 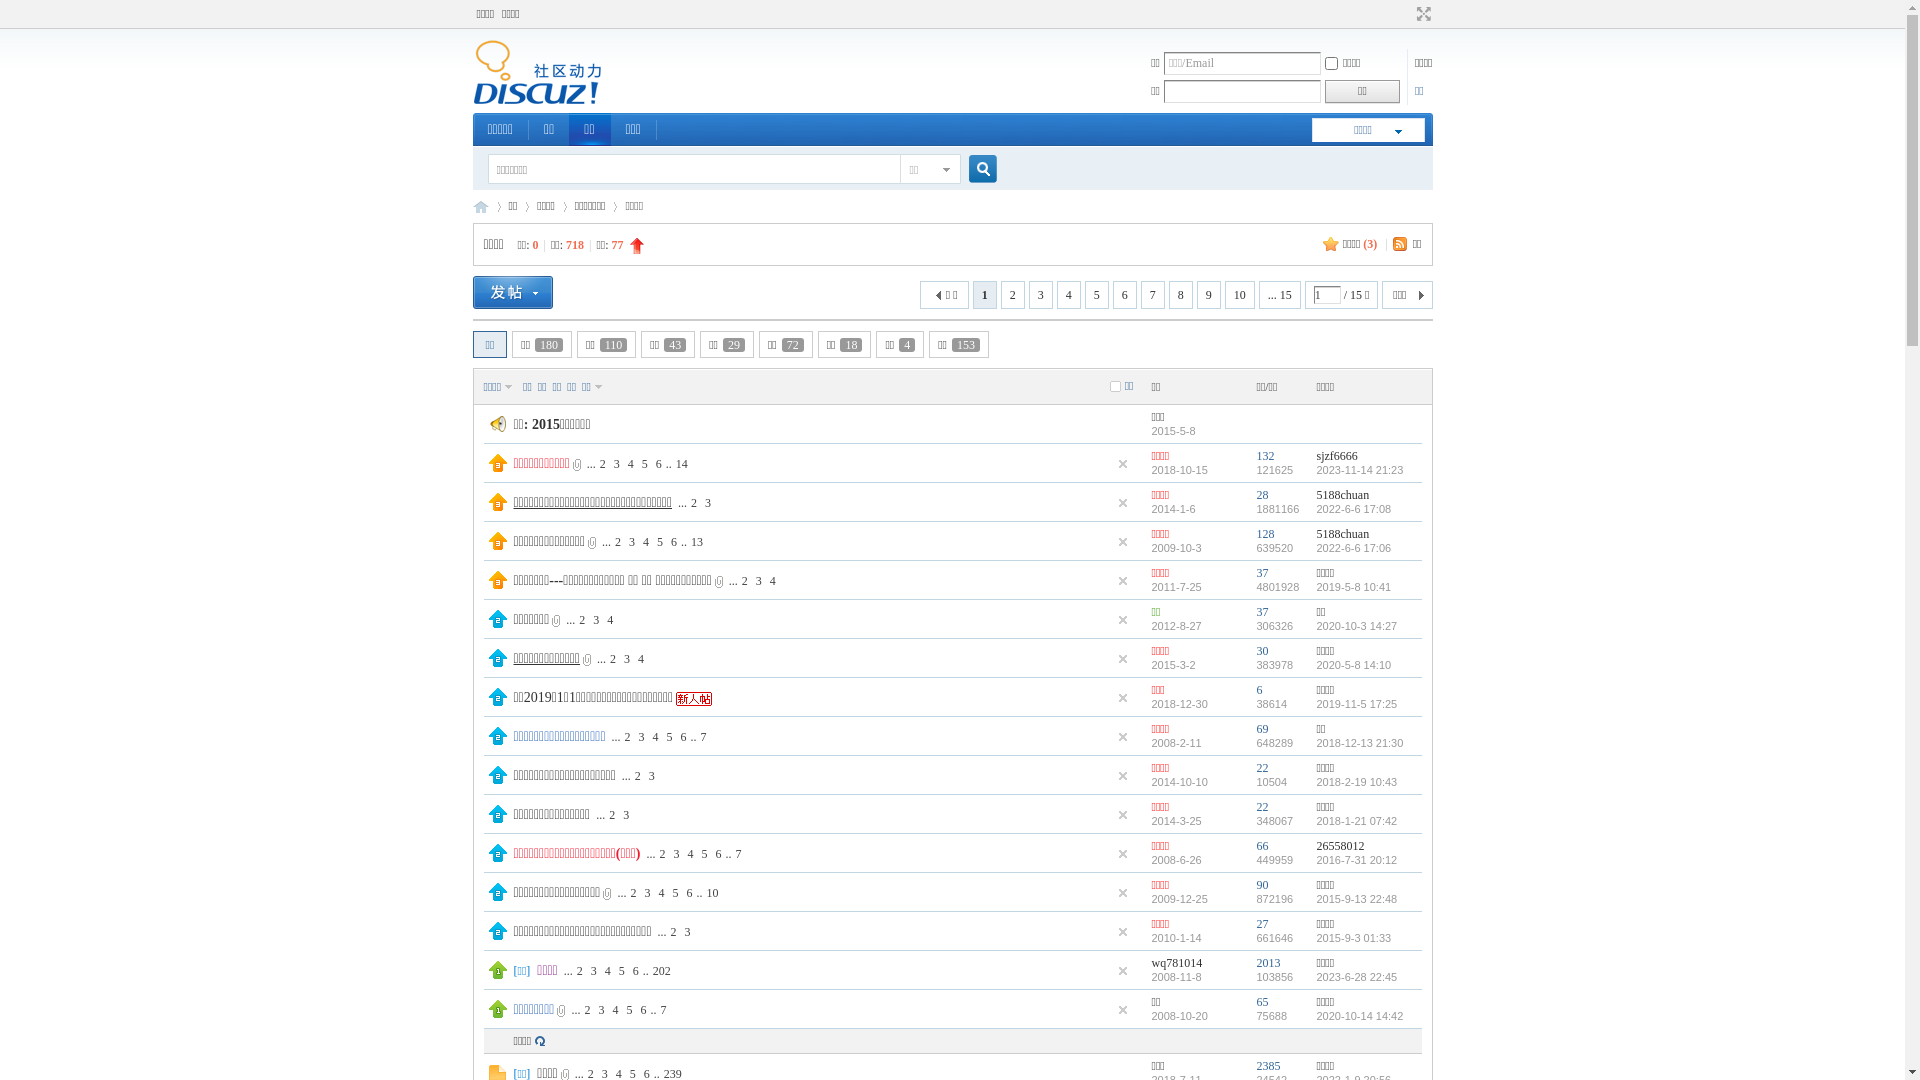 I want to click on '2385', so click(x=1266, y=1064).